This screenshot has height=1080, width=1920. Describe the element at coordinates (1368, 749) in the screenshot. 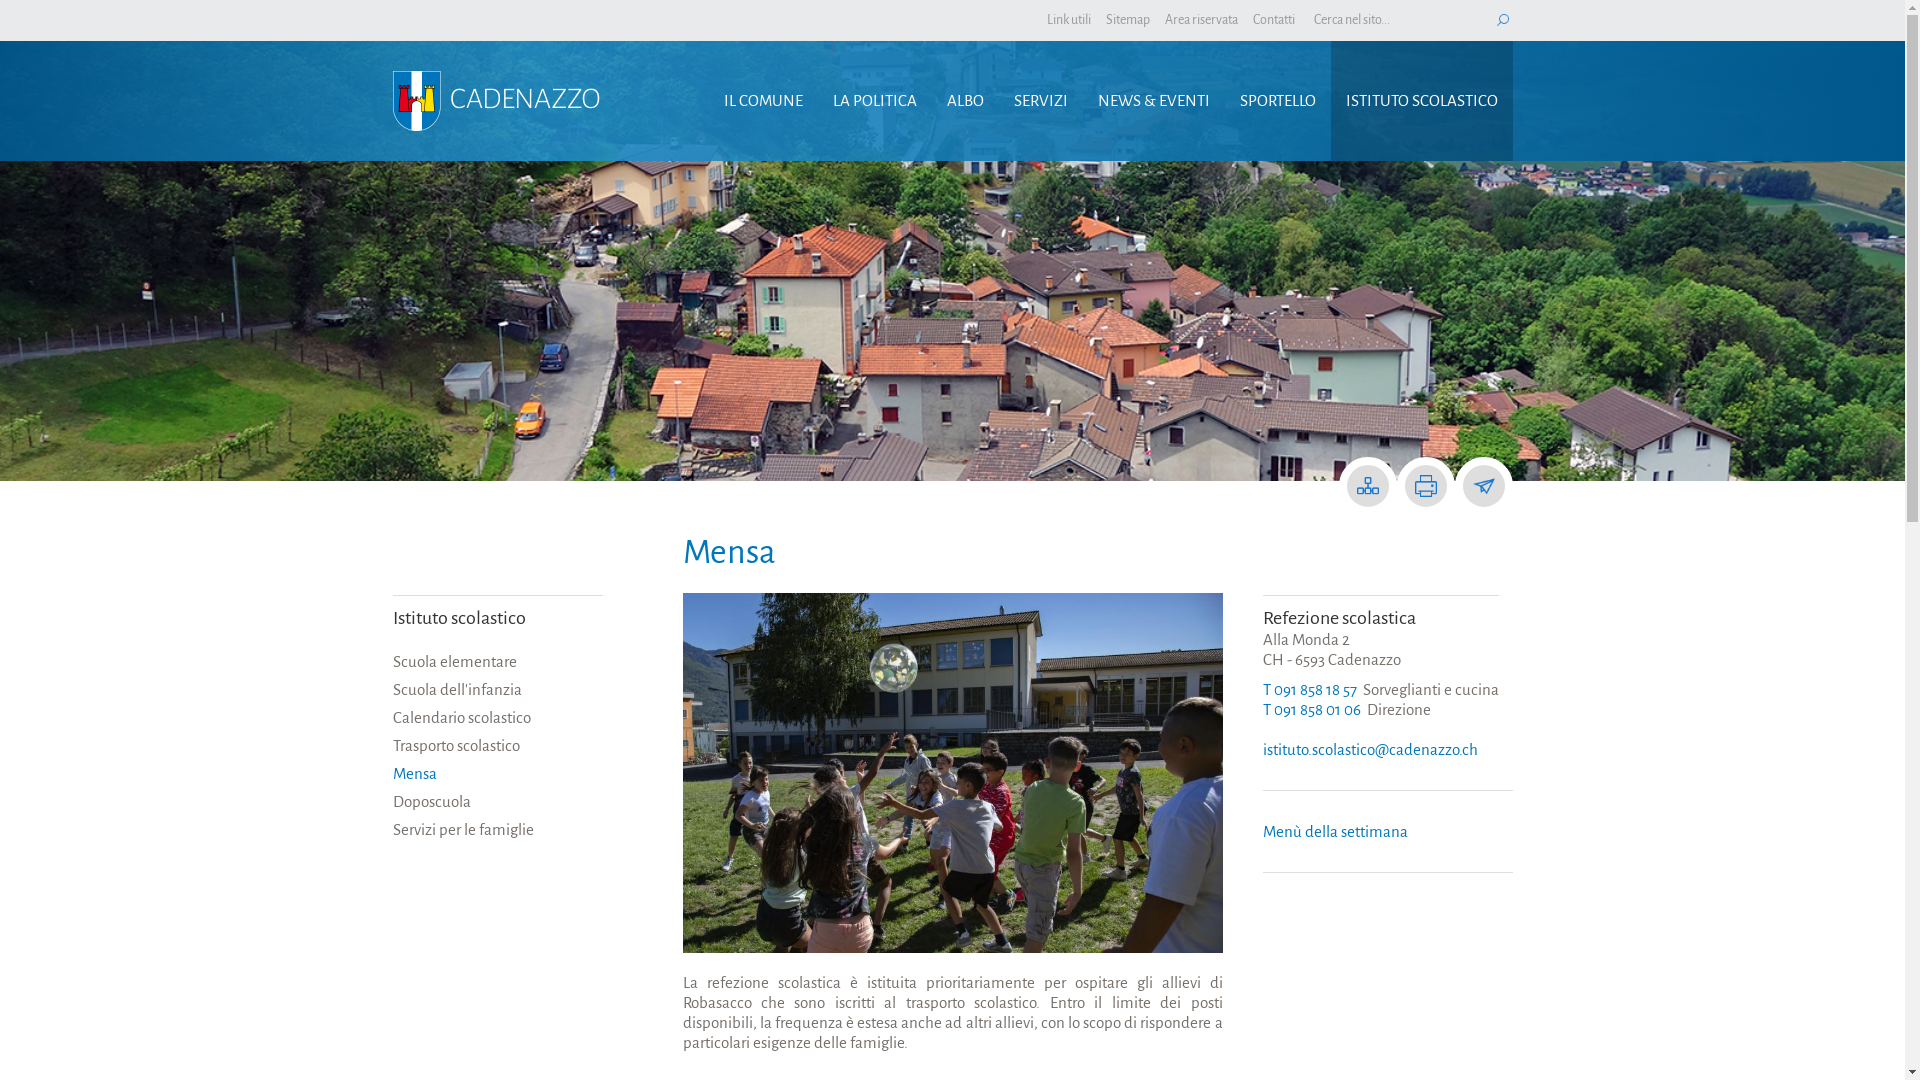

I see `'istituto.scolastico@cadenazzo.ch'` at that location.